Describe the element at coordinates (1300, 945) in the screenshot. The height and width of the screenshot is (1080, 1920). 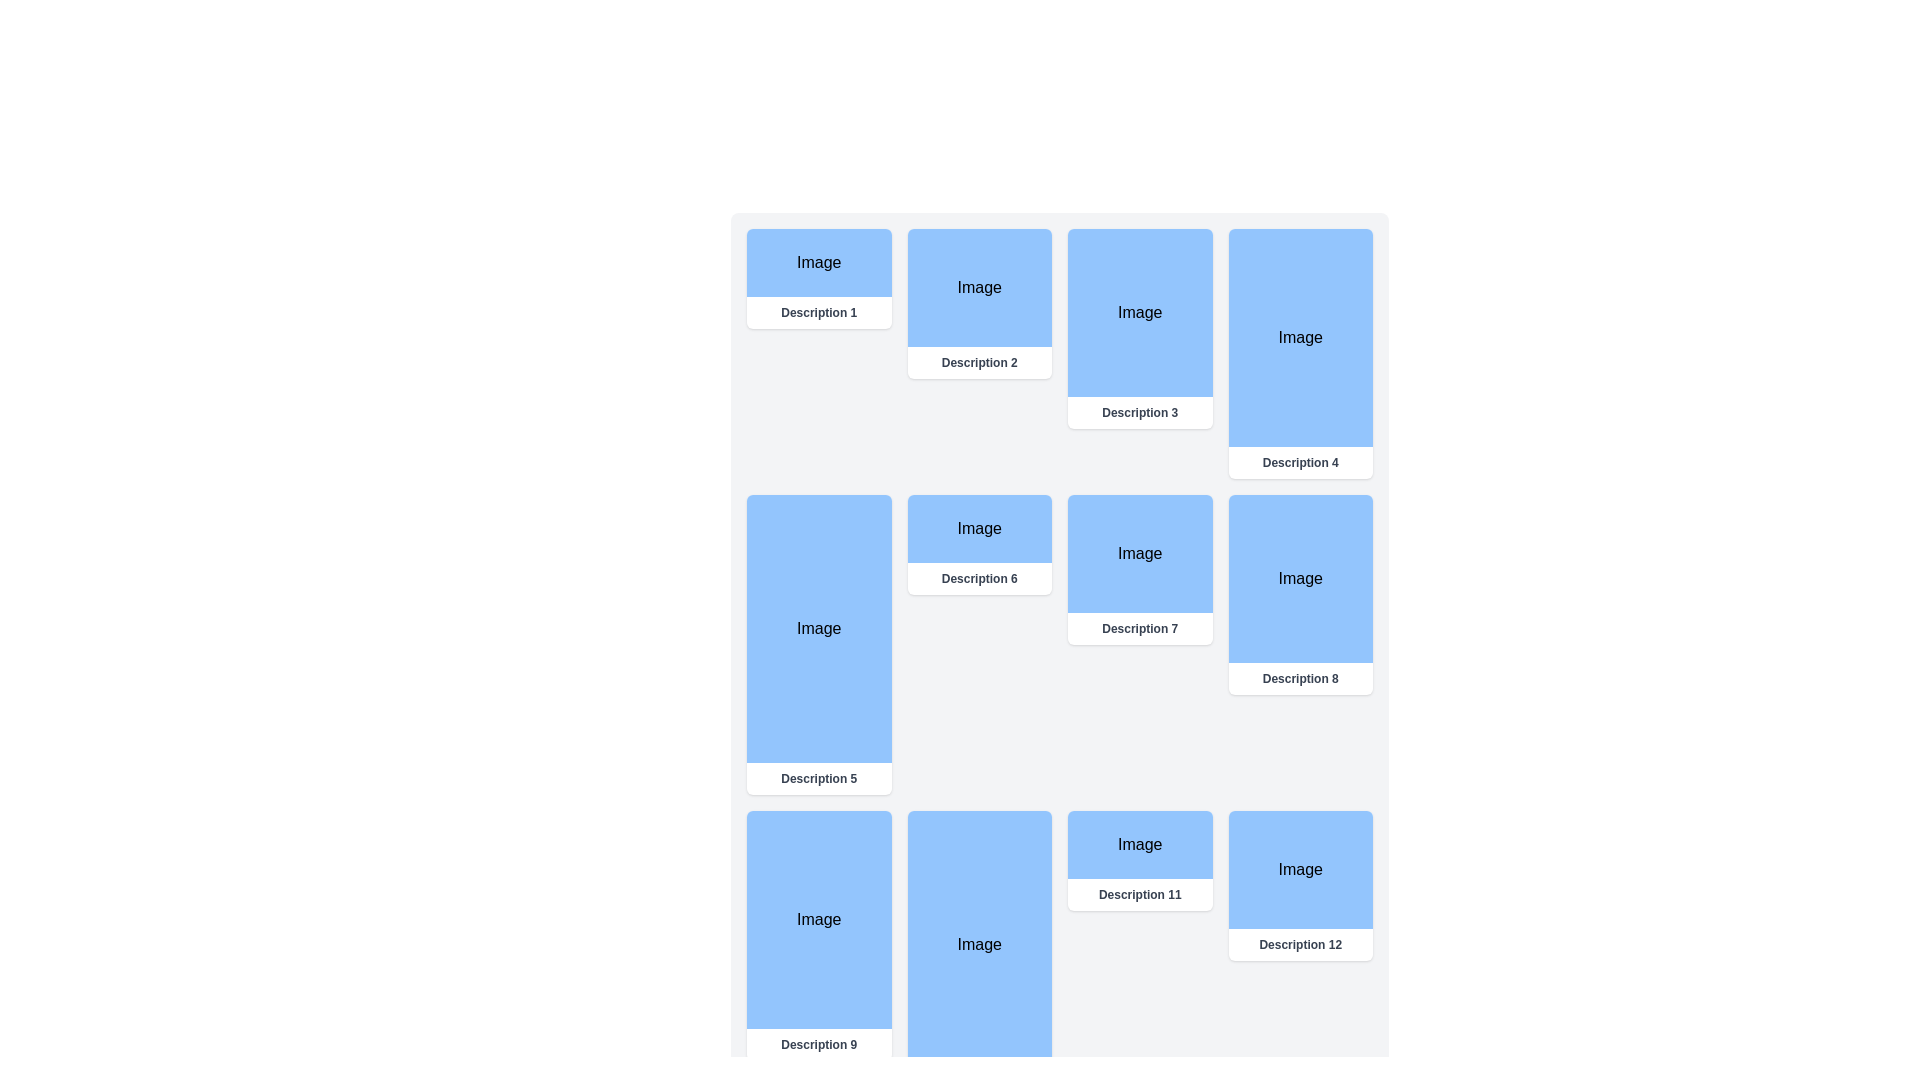
I see `the text label that reads 'Description 12'` at that location.